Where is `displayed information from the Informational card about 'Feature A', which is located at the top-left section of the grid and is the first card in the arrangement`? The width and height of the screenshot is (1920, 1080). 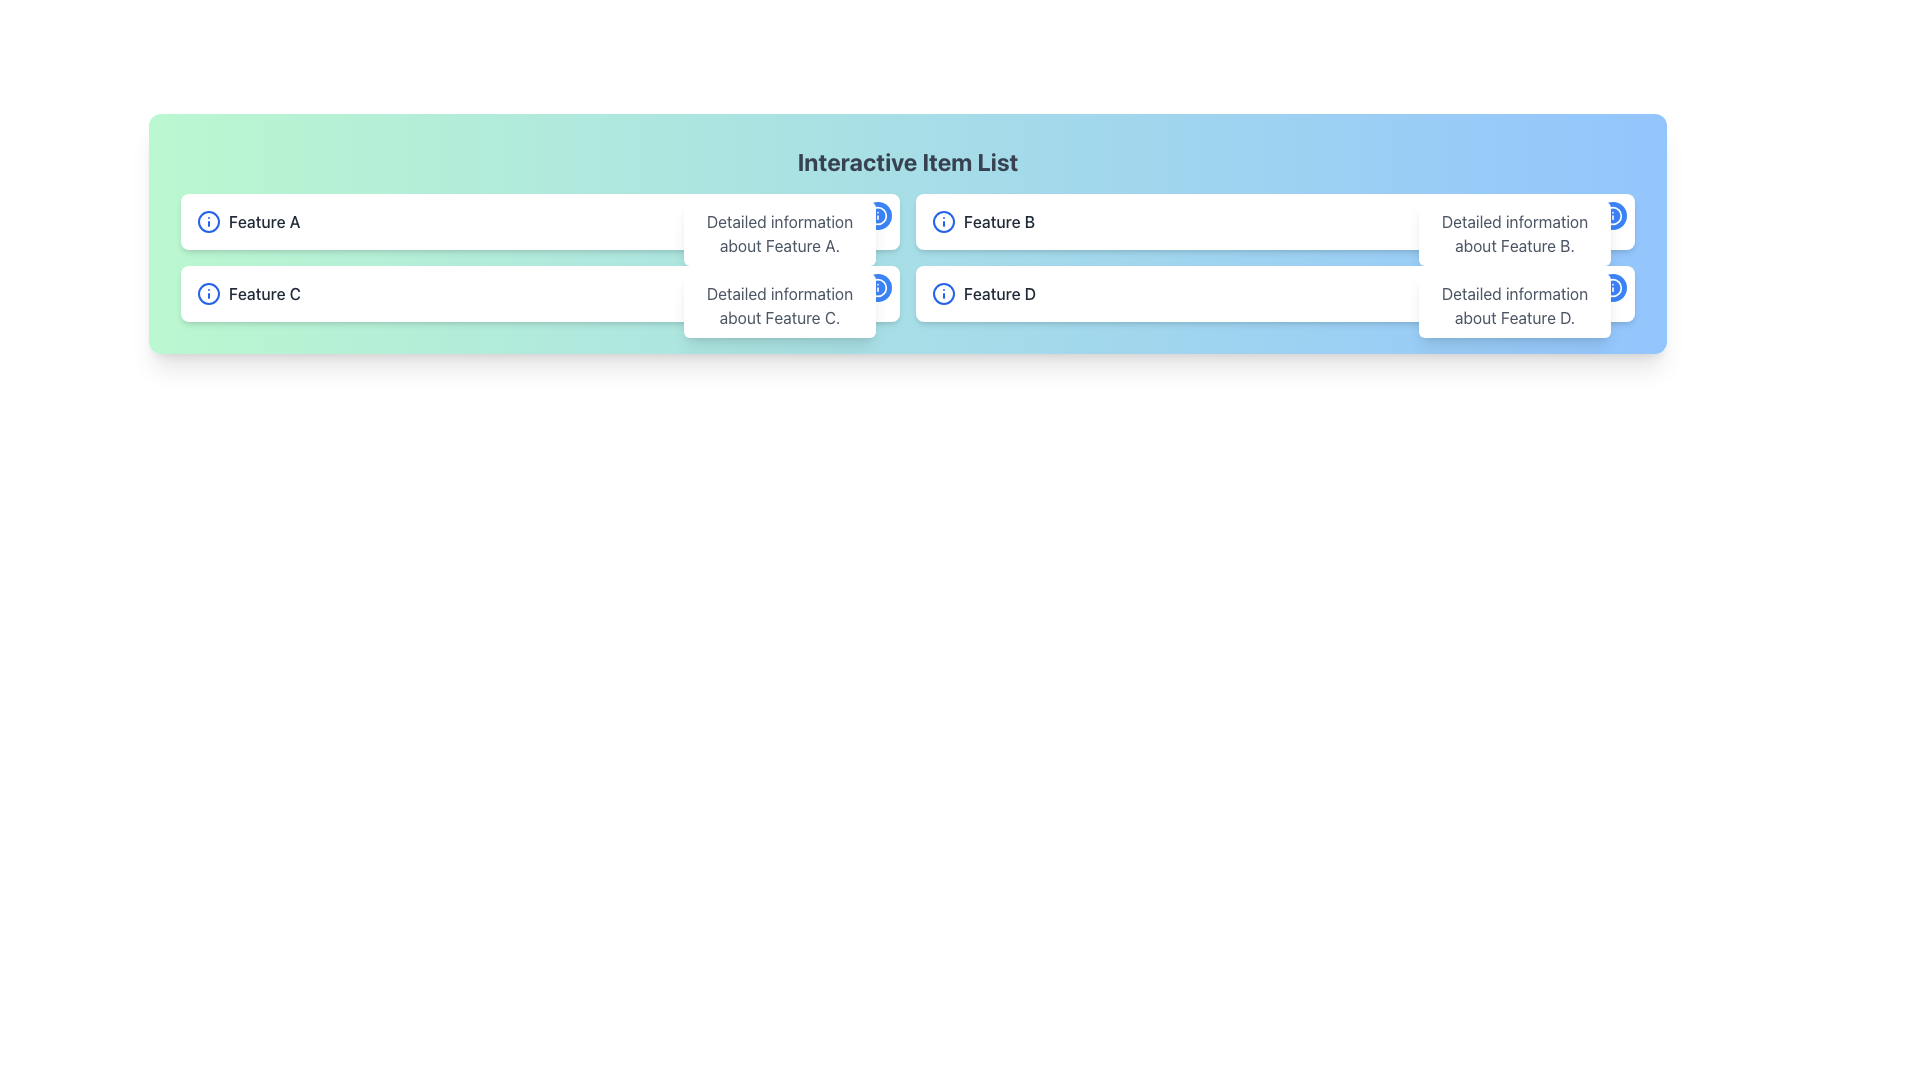 displayed information from the Informational card about 'Feature A', which is located at the top-left section of the grid and is the first card in the arrangement is located at coordinates (540, 222).